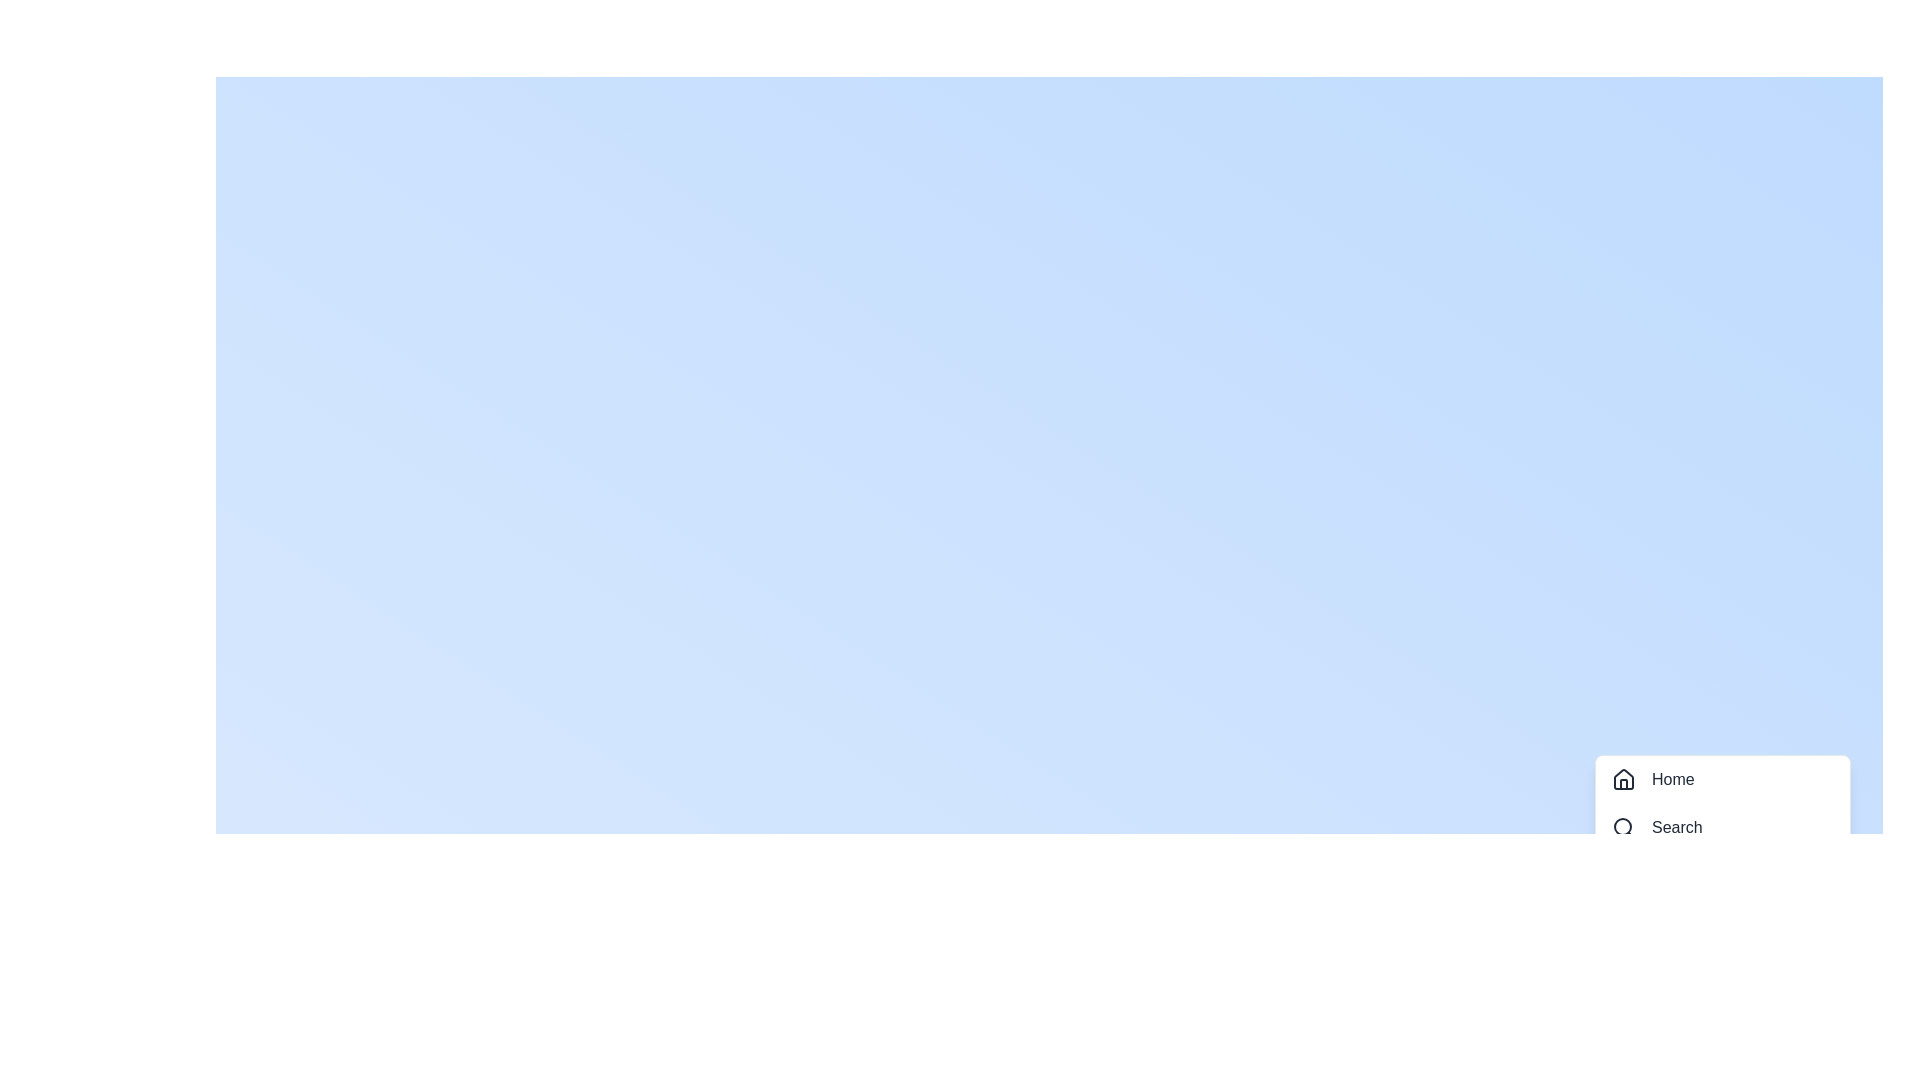 This screenshot has height=1080, width=1920. What do you see at coordinates (1673, 778) in the screenshot?
I see `the 'Home' text label in the bottom-right navigation menu` at bounding box center [1673, 778].